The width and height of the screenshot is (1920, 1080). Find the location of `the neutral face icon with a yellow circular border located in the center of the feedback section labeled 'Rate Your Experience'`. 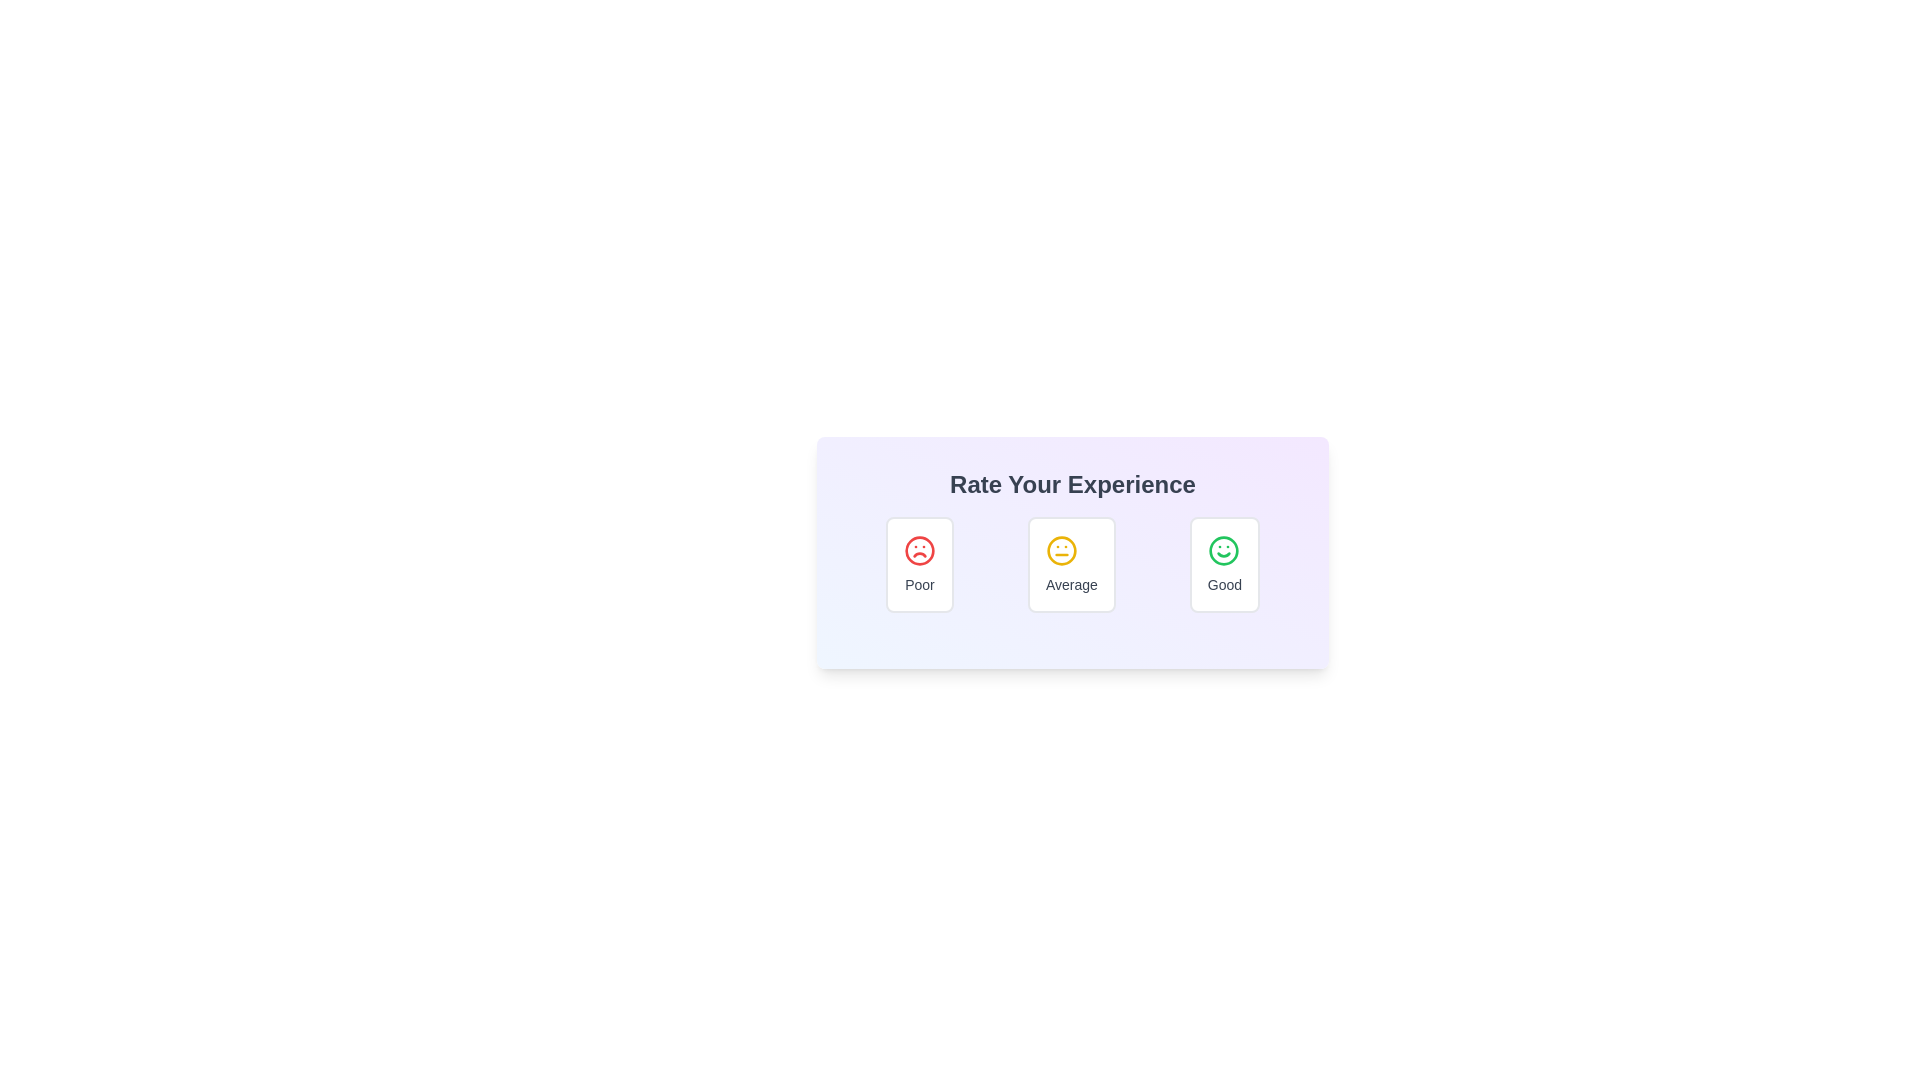

the neutral face icon with a yellow circular border located in the center of the feedback section labeled 'Rate Your Experience' is located at coordinates (1060, 551).